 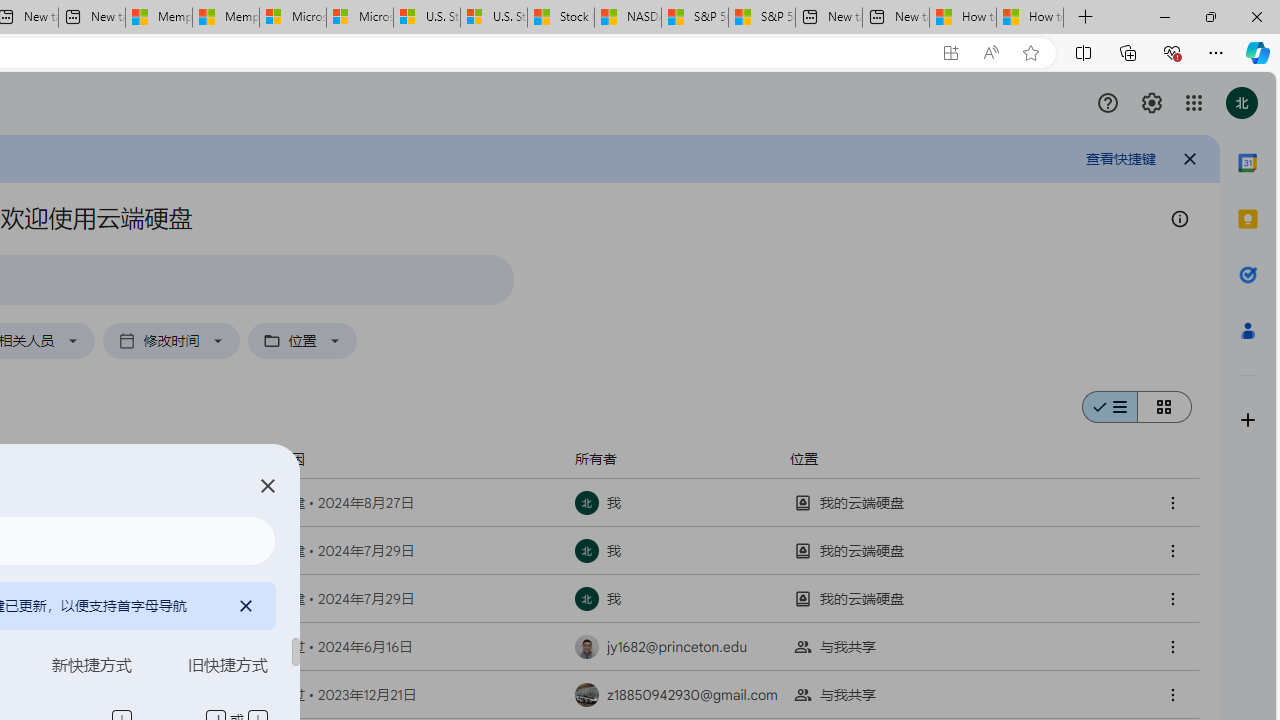 I want to click on 'How to Use a Monitor With Your Closed Laptop', so click(x=1030, y=17).